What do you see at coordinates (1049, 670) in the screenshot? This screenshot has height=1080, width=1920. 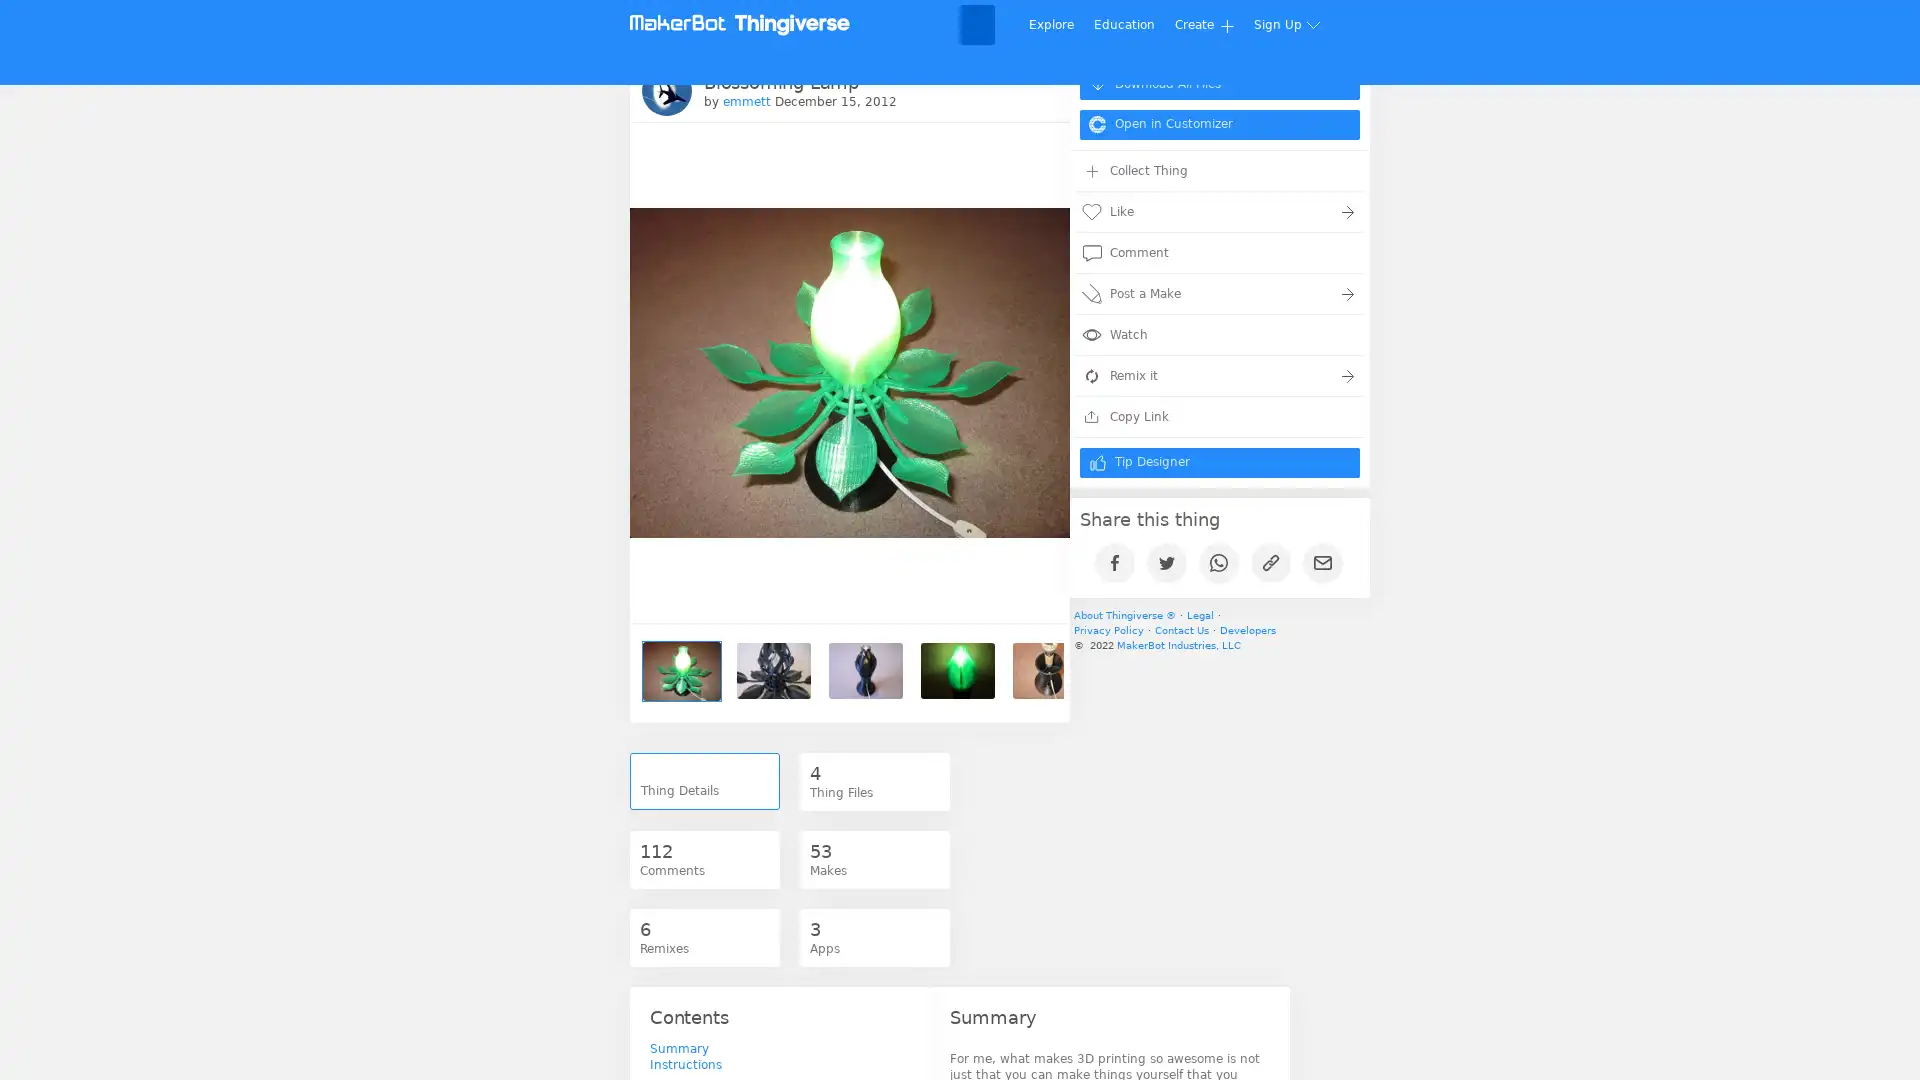 I see `slide item 5` at bounding box center [1049, 670].